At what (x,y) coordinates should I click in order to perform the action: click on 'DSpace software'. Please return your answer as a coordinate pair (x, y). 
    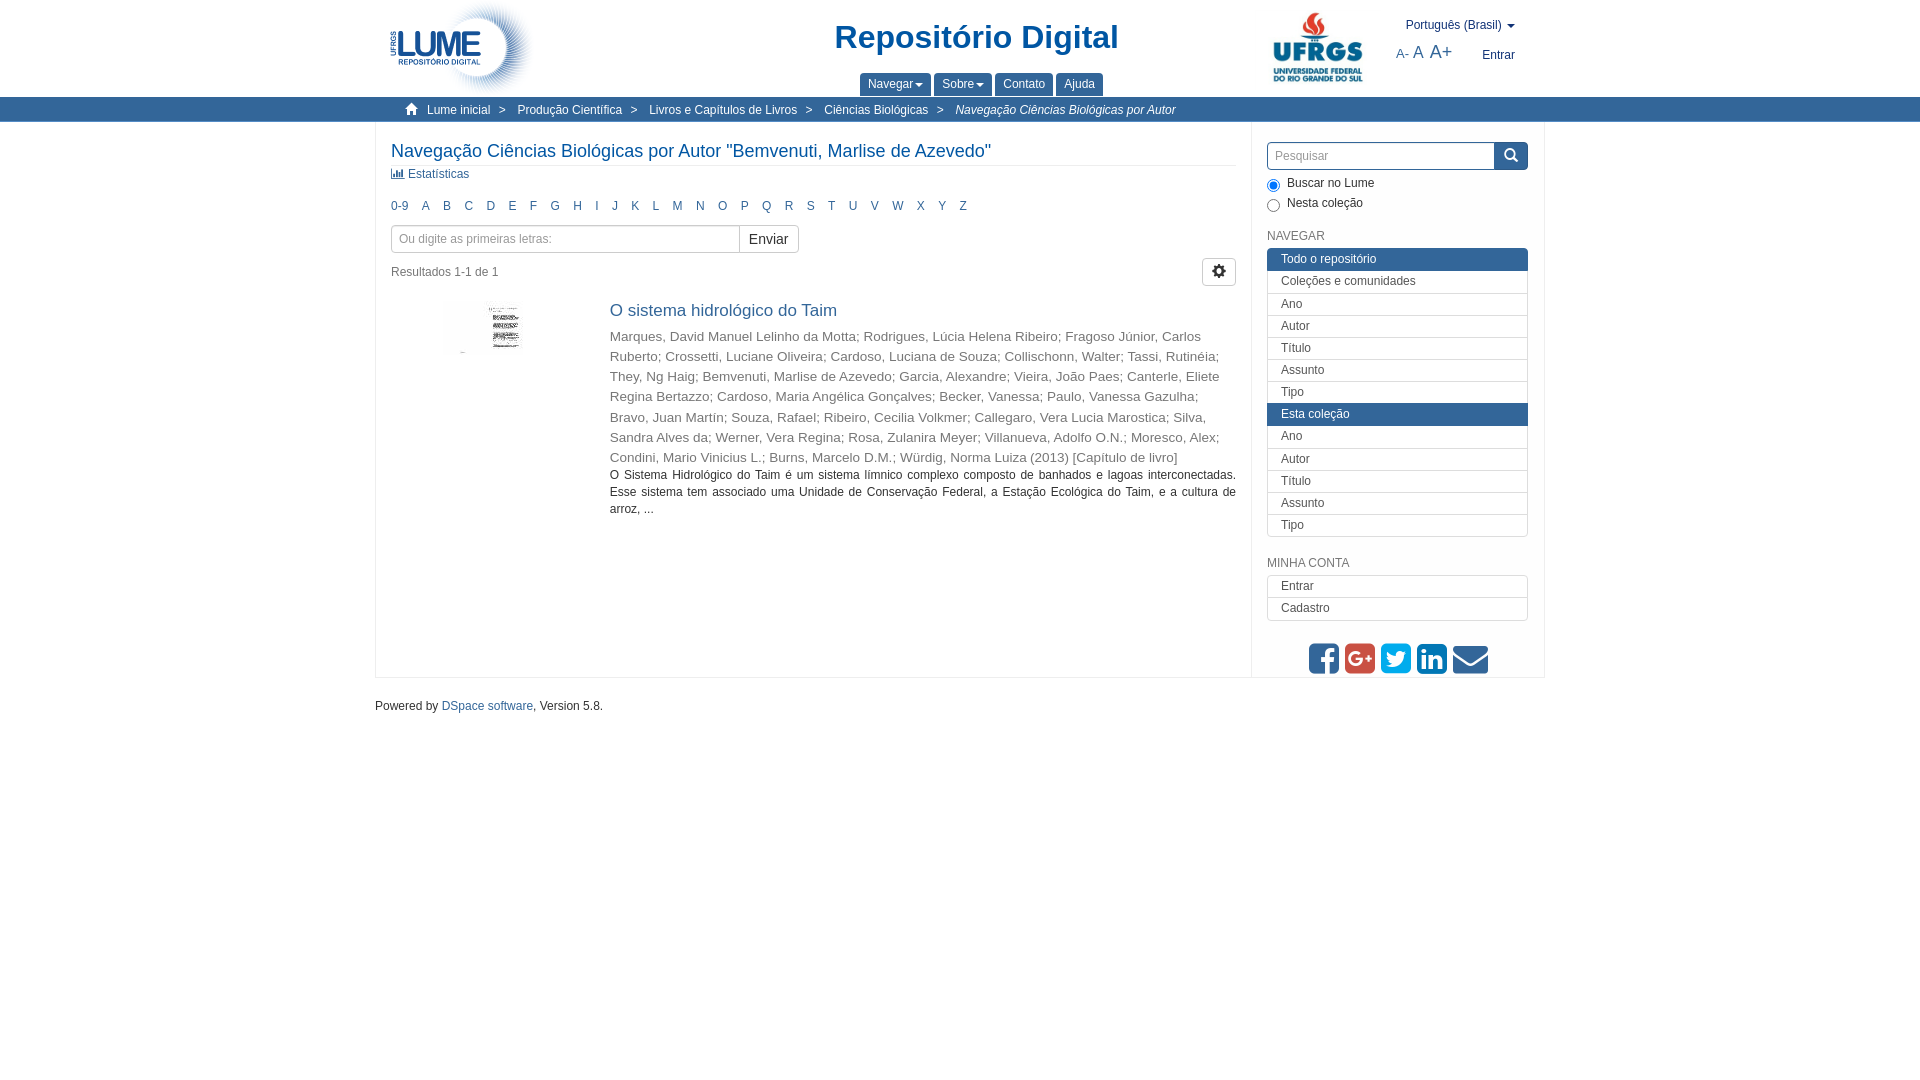
    Looking at the image, I should click on (487, 704).